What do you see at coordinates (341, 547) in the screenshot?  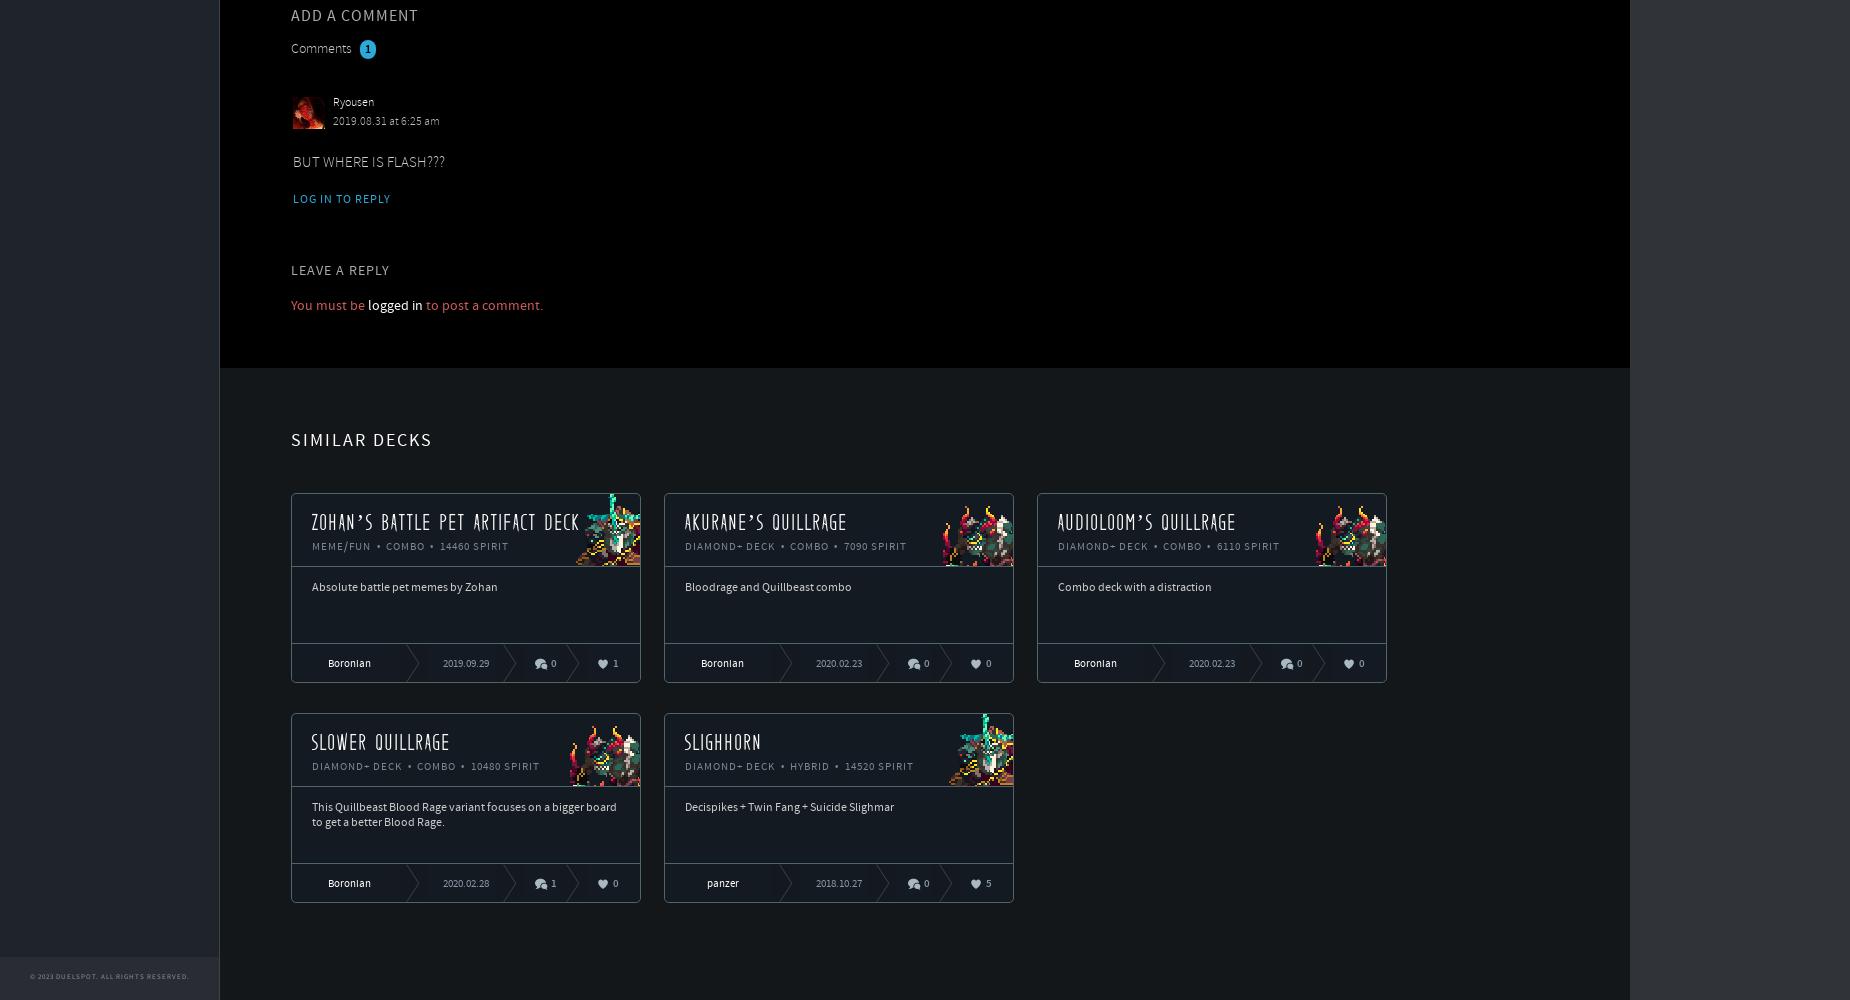 I see `'Meme/Fun'` at bounding box center [341, 547].